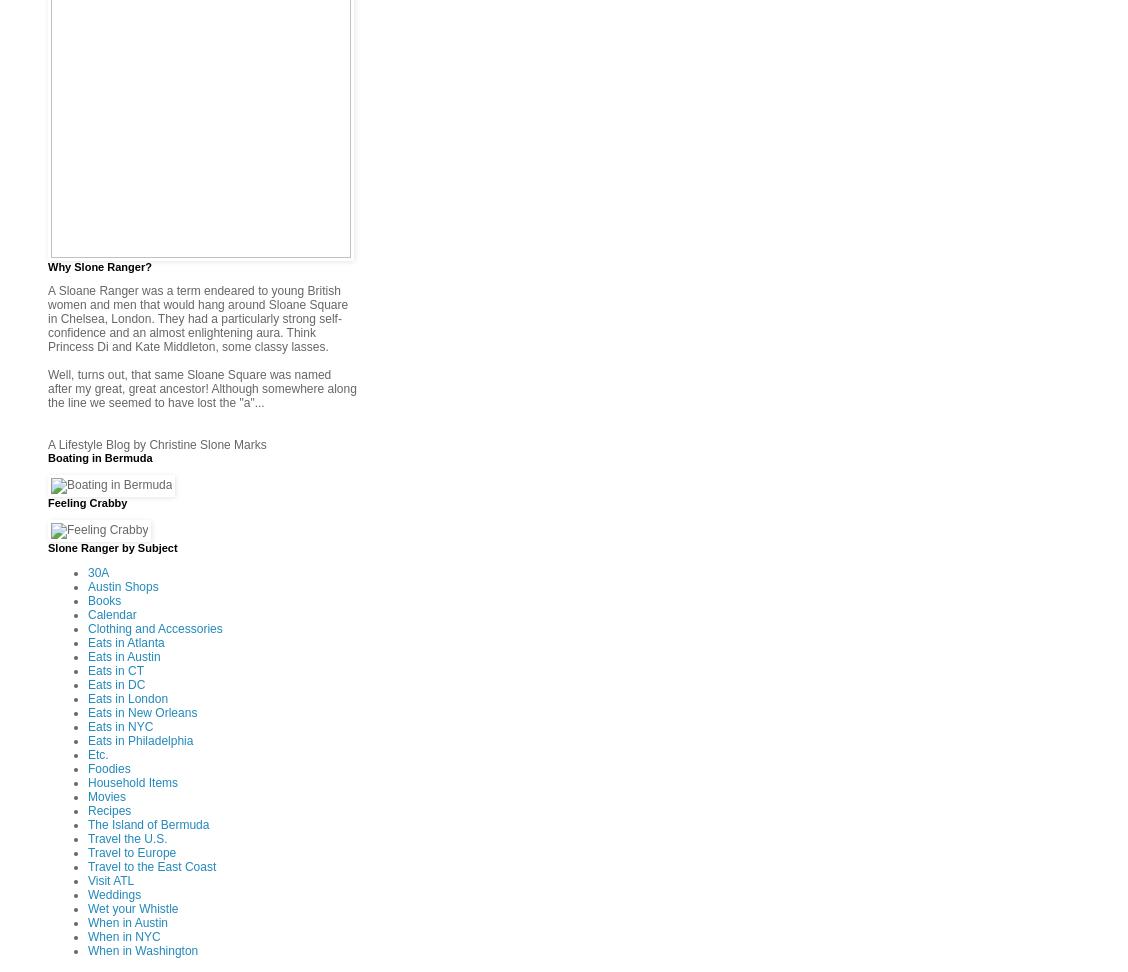 Image resolution: width=1128 pixels, height=972 pixels. Describe the element at coordinates (196, 317) in the screenshot. I see `'A Sloane Ranger was a term endeared to young British women and men that would hang around Sloane Square in Chelsea, London.  They had a particularly strong self-confidence and an almost enlightening aura.  Think Princess Di and Kate Middleton, some classy lasses.'` at that location.